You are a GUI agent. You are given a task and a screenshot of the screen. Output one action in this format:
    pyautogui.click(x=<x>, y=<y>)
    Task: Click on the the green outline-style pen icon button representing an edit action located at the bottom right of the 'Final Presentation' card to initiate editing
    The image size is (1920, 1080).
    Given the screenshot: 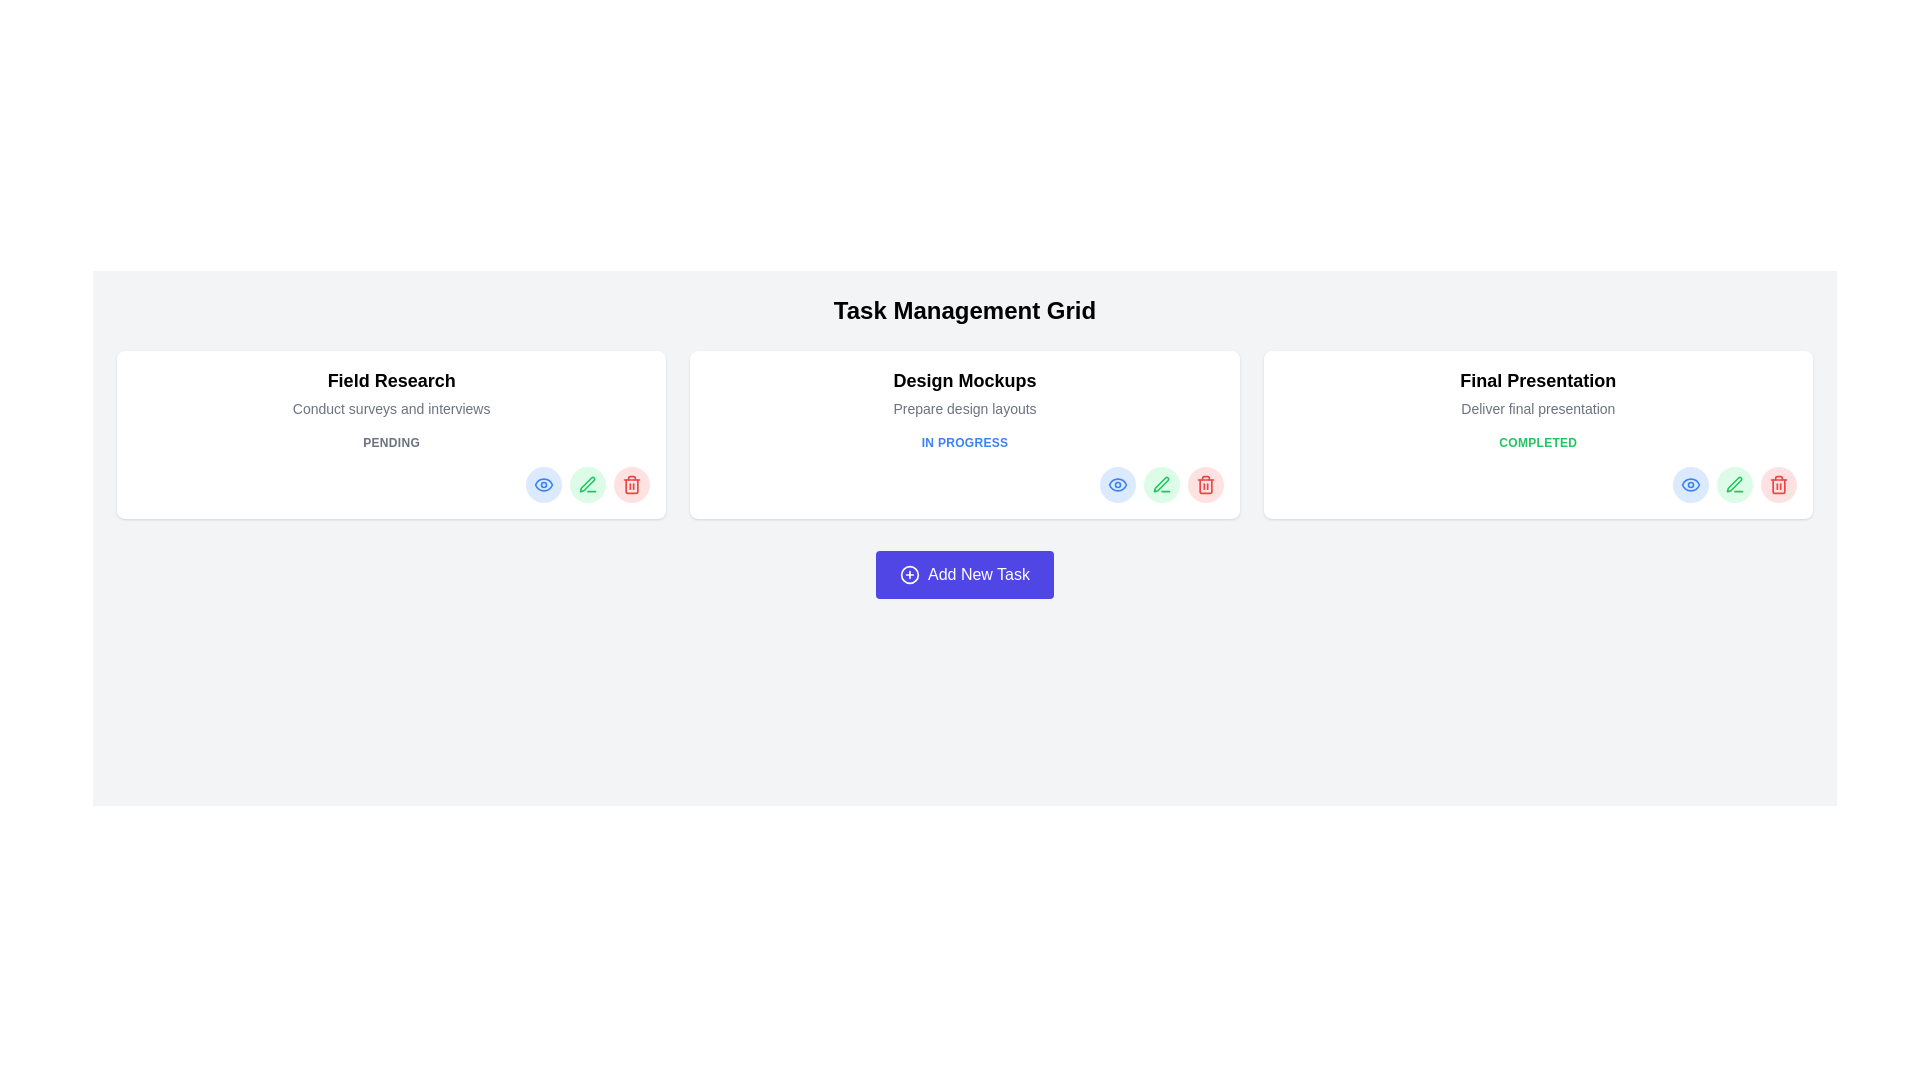 What is the action you would take?
    pyautogui.click(x=1733, y=485)
    